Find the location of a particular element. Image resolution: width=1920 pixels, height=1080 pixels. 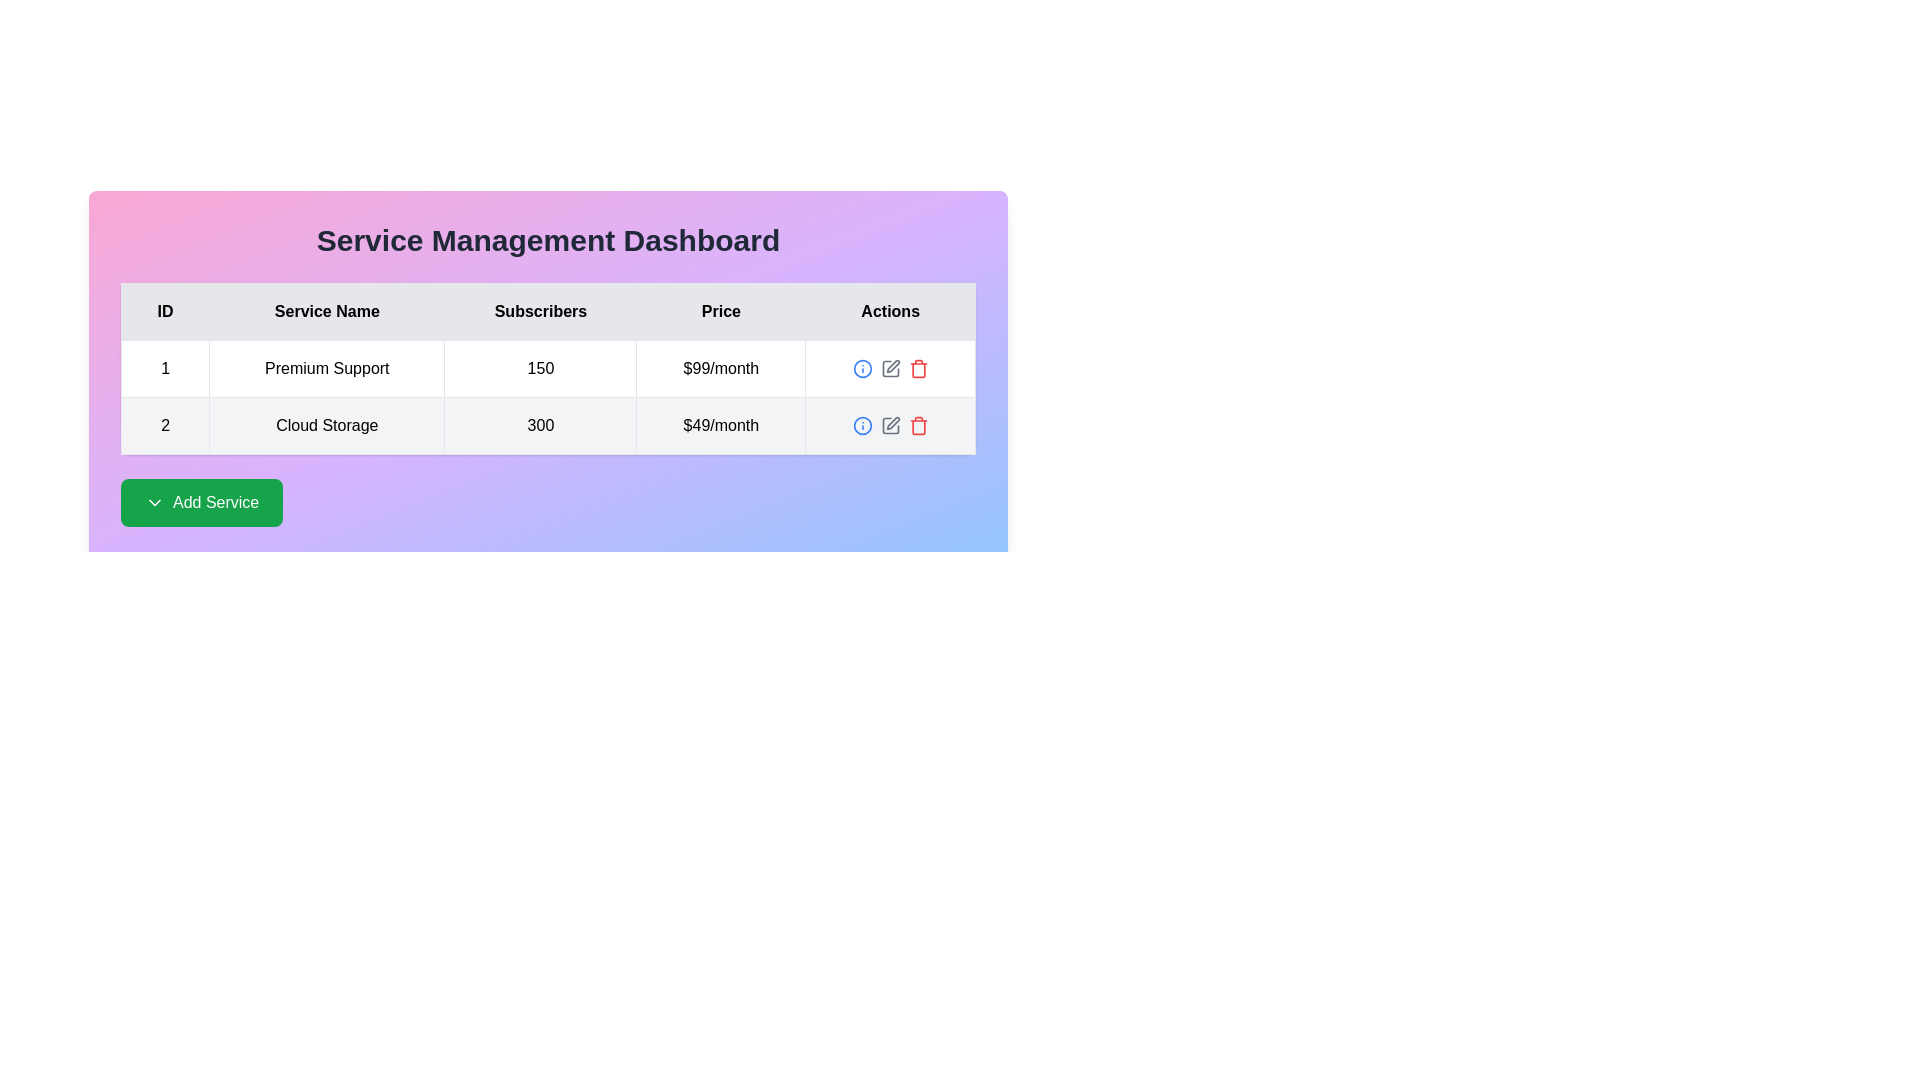

the second table row in the service management dashboard that displays 'ID' as '2', 'Service Name' as 'Cloud Storage', 'Subscribers' as '300', 'Price' as '$49/month', and contains action icons is located at coordinates (548, 424).